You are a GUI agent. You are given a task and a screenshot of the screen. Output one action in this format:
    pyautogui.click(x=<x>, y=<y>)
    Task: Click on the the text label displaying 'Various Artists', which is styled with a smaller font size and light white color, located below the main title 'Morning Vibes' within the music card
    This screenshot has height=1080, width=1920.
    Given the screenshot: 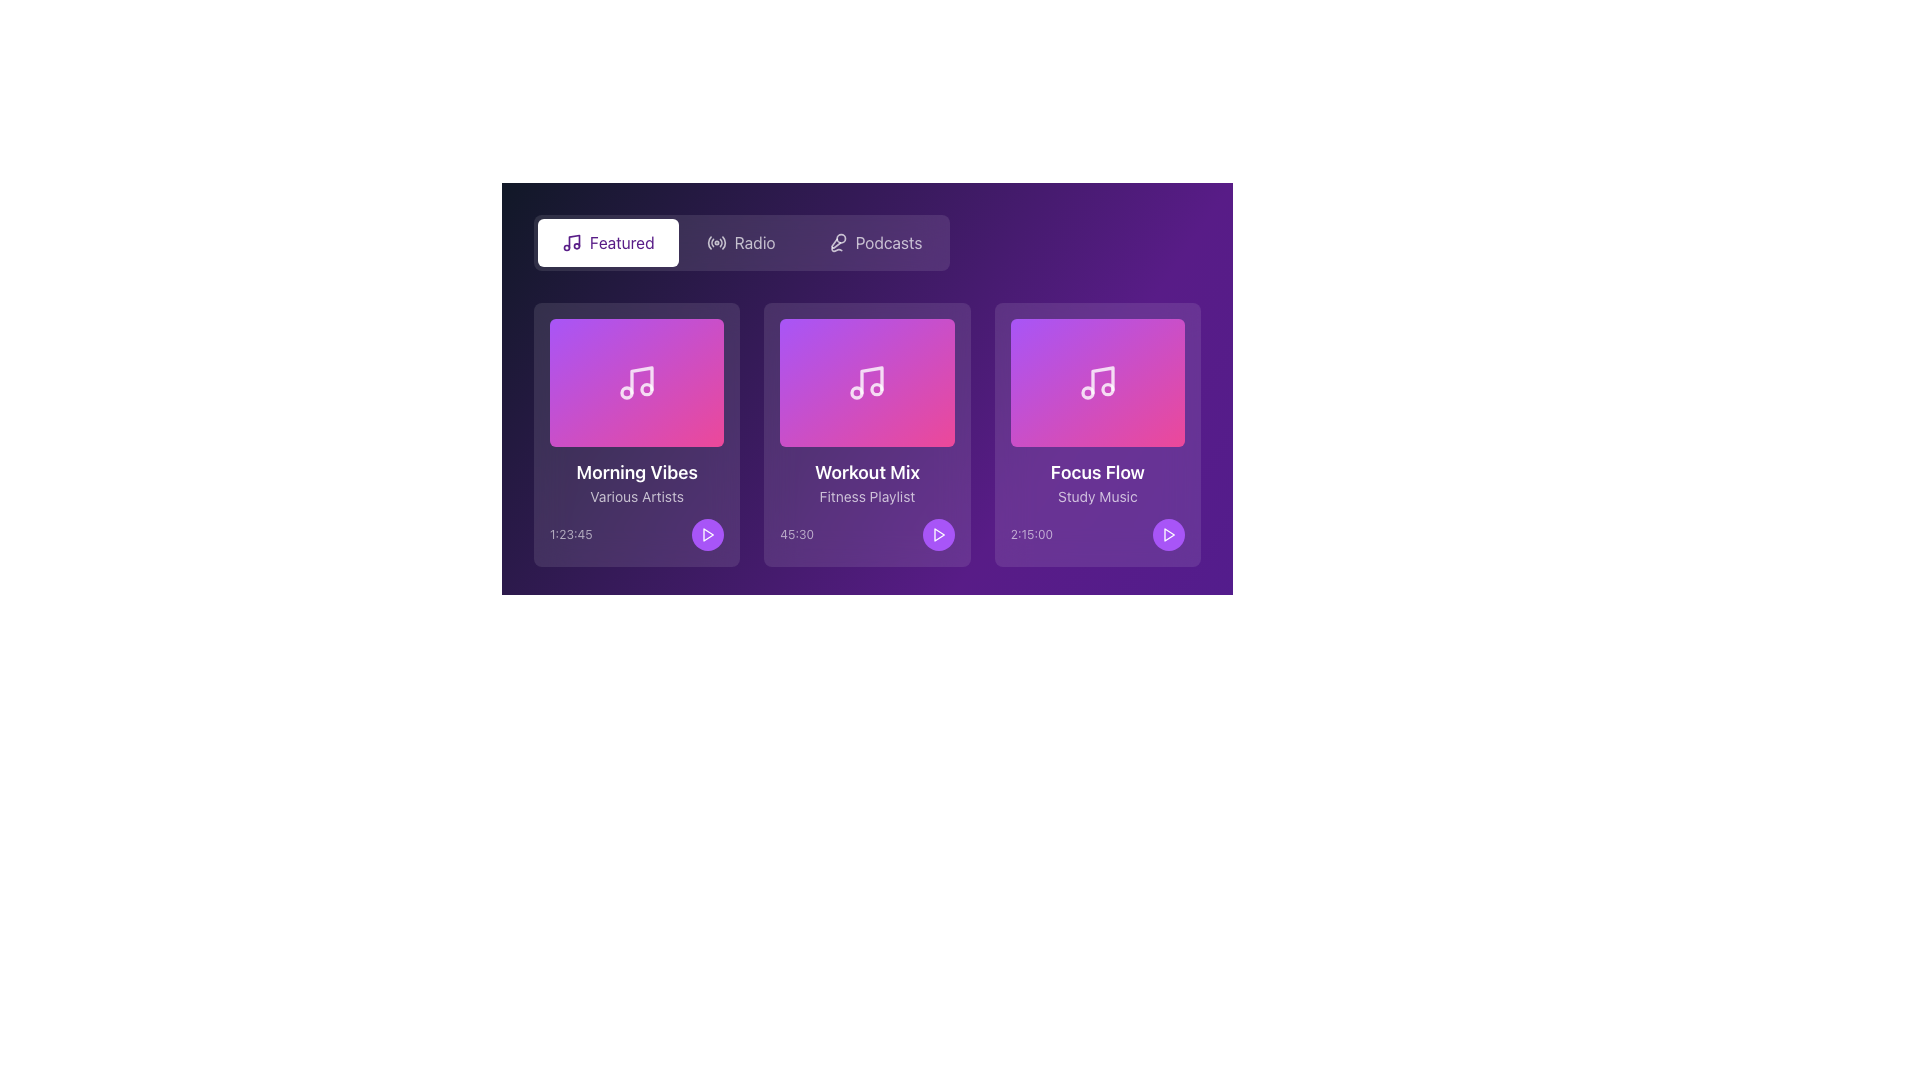 What is the action you would take?
    pyautogui.click(x=636, y=496)
    